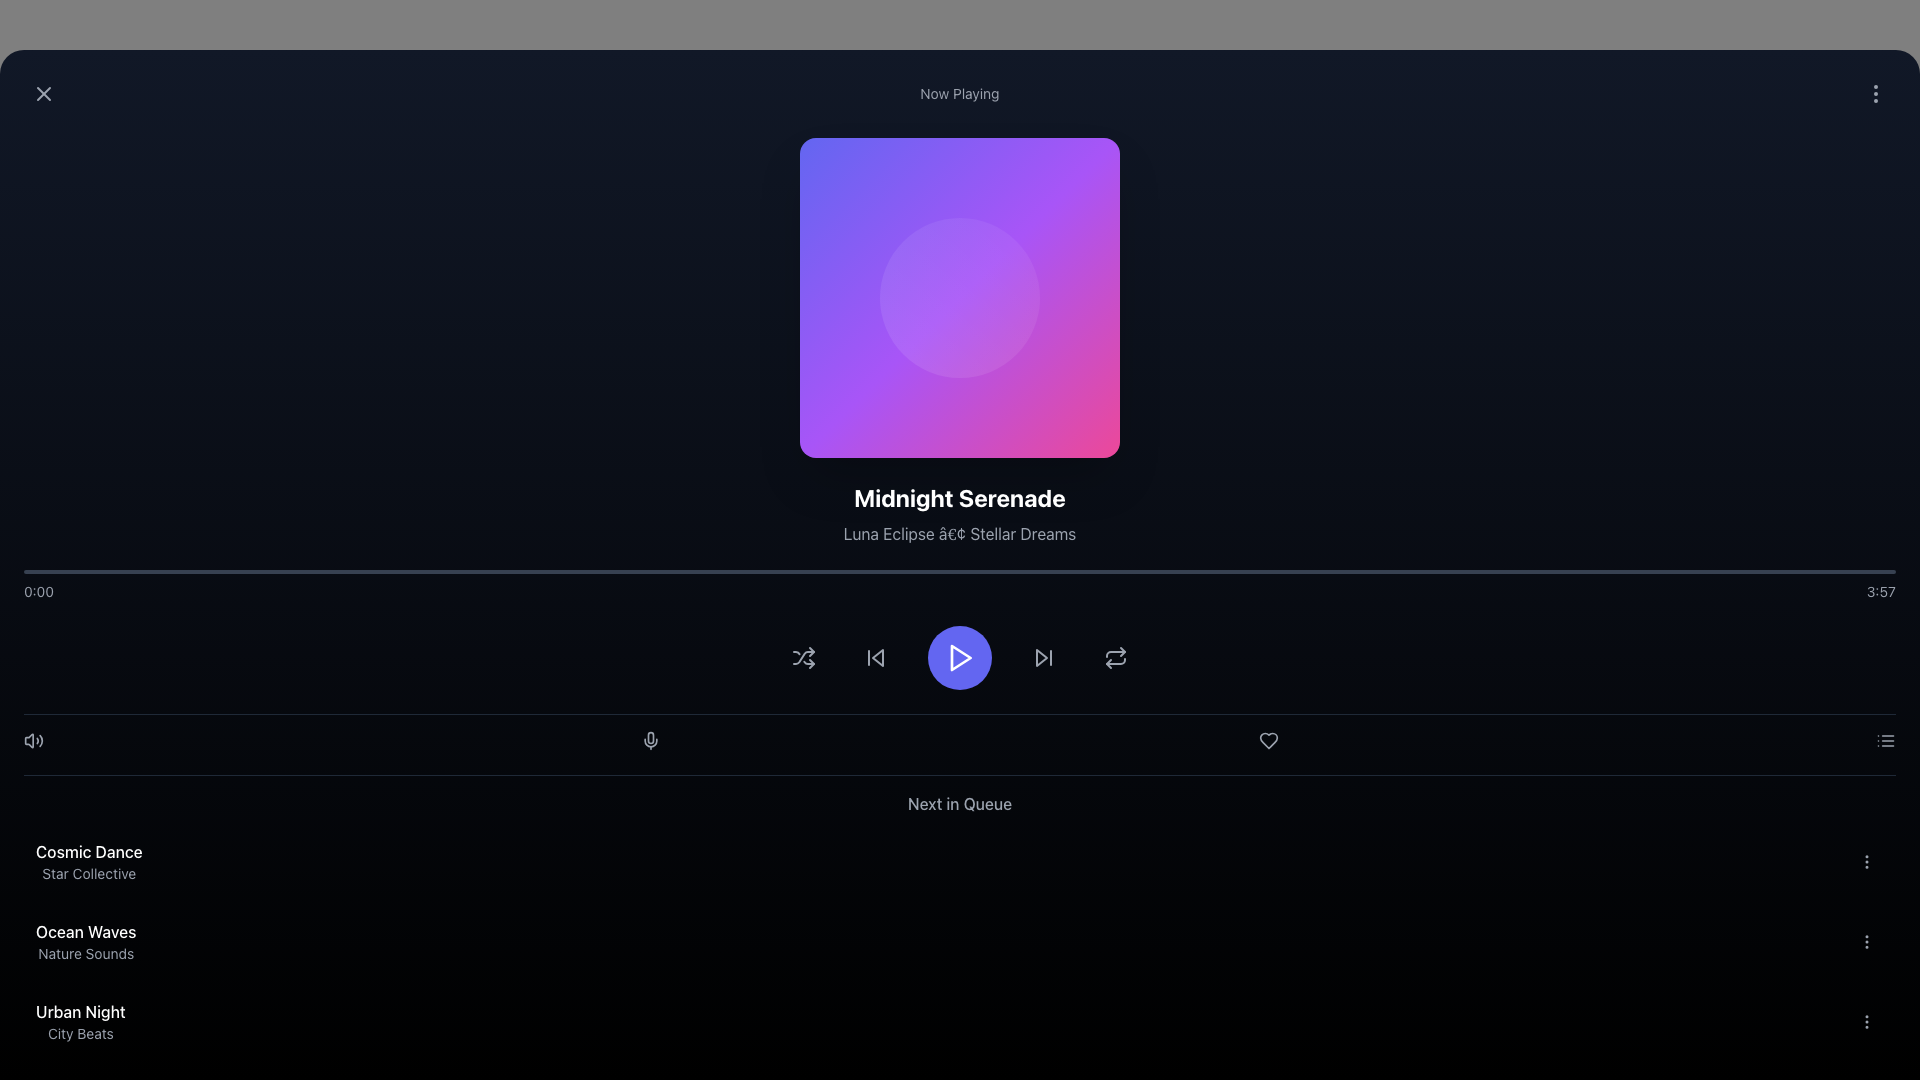  What do you see at coordinates (1303, 571) in the screenshot?
I see `playback` at bounding box center [1303, 571].